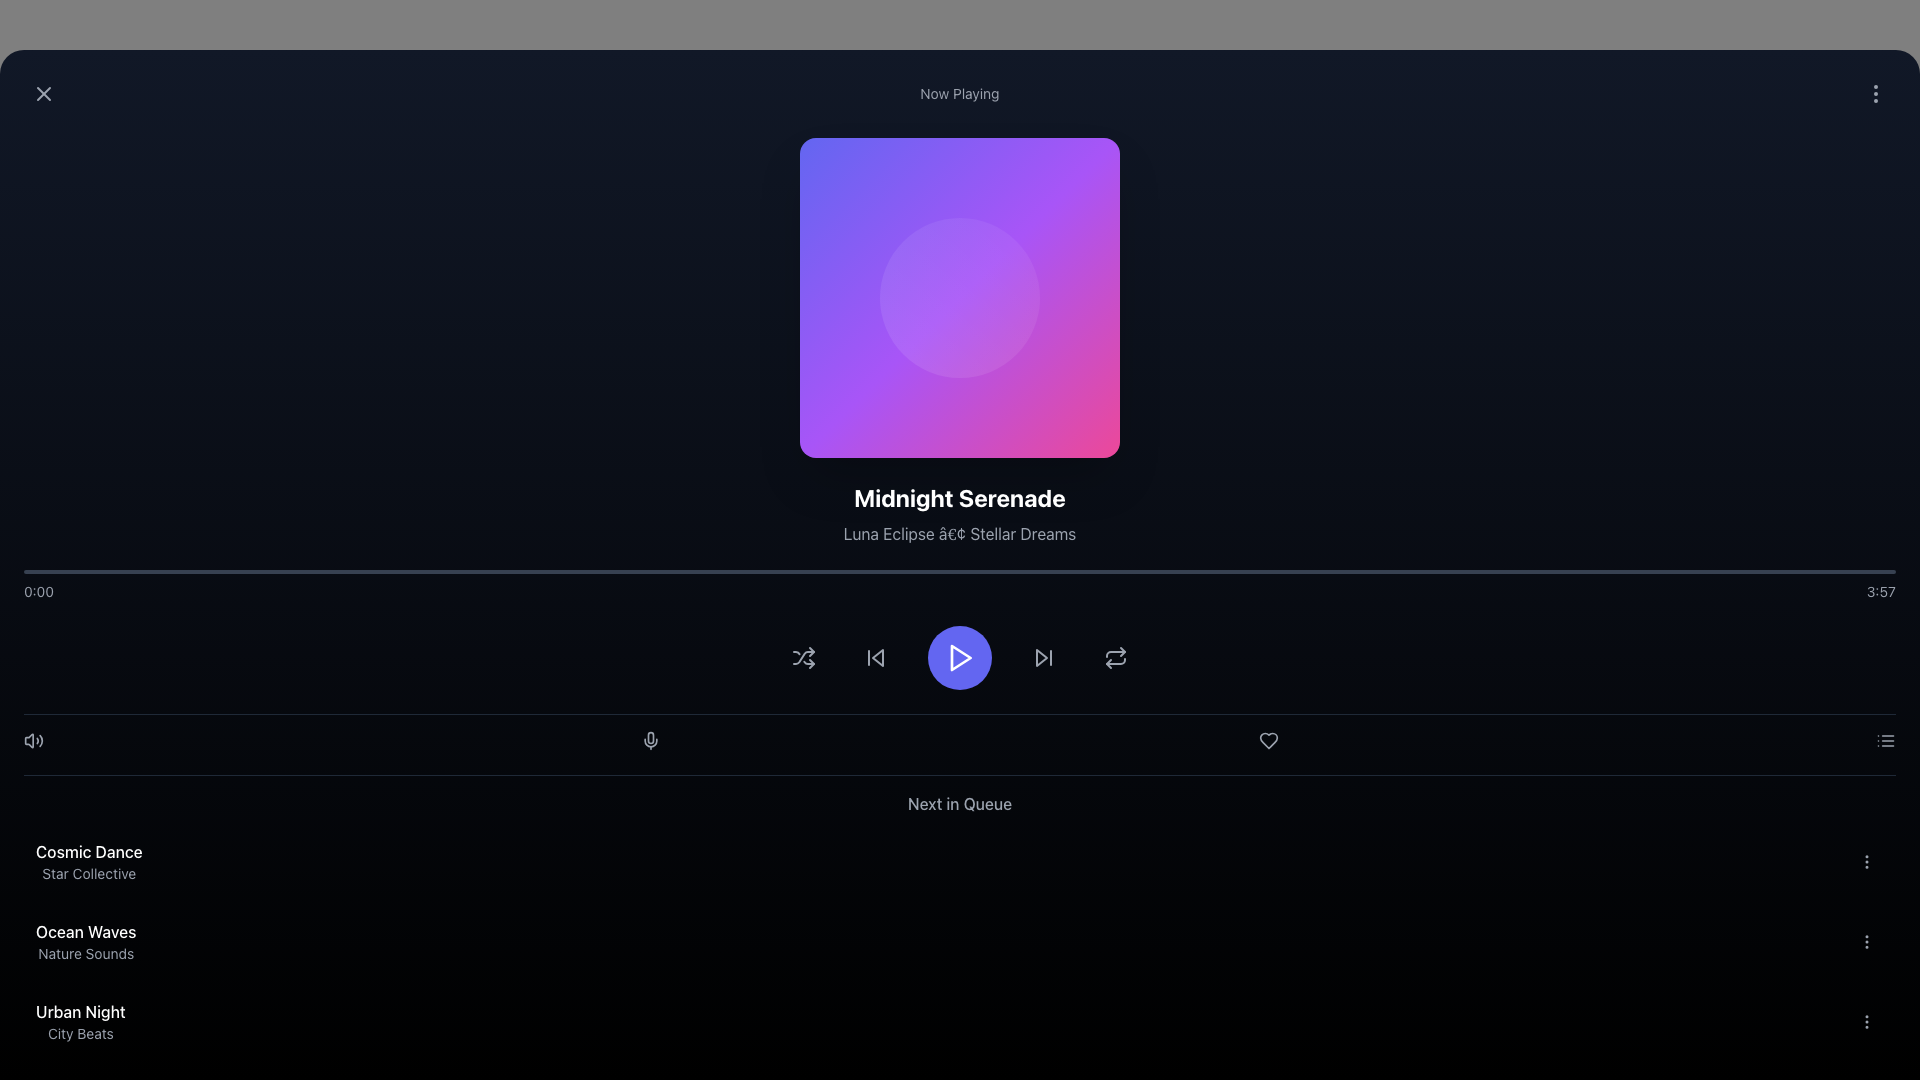  What do you see at coordinates (1303, 571) in the screenshot?
I see `playback` at bounding box center [1303, 571].